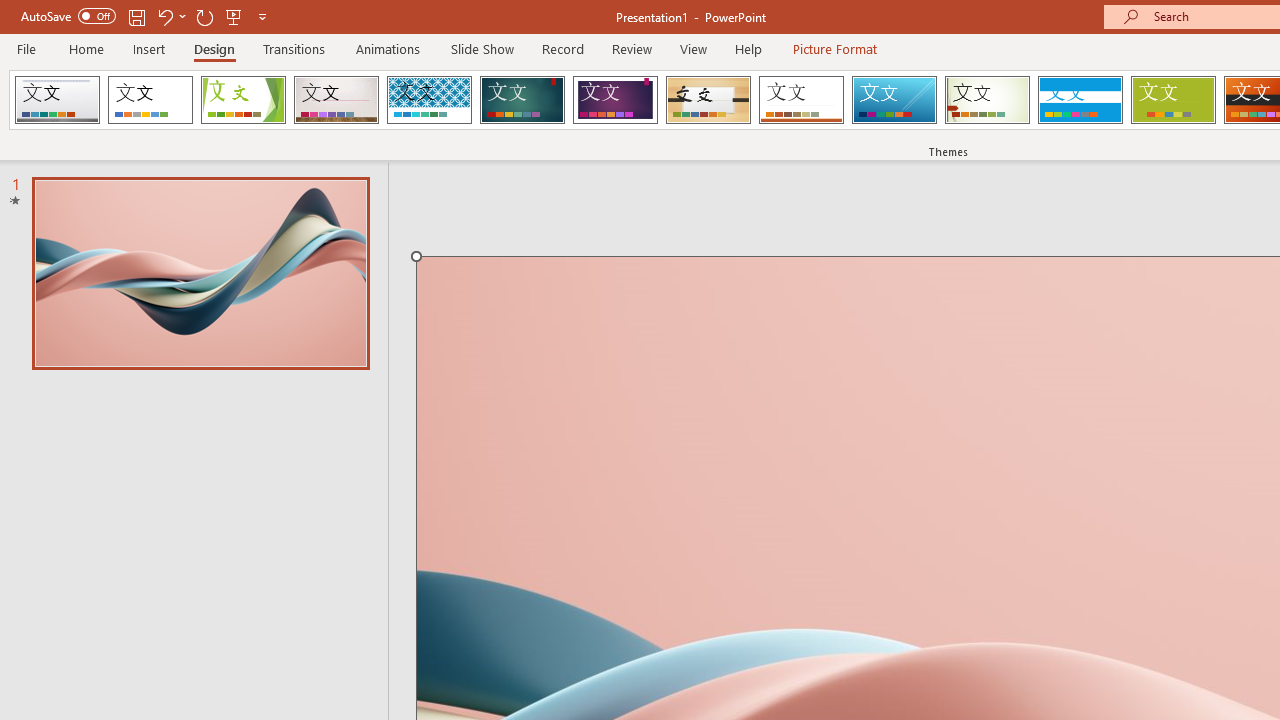  What do you see at coordinates (708, 100) in the screenshot?
I see `'Organic'` at bounding box center [708, 100].